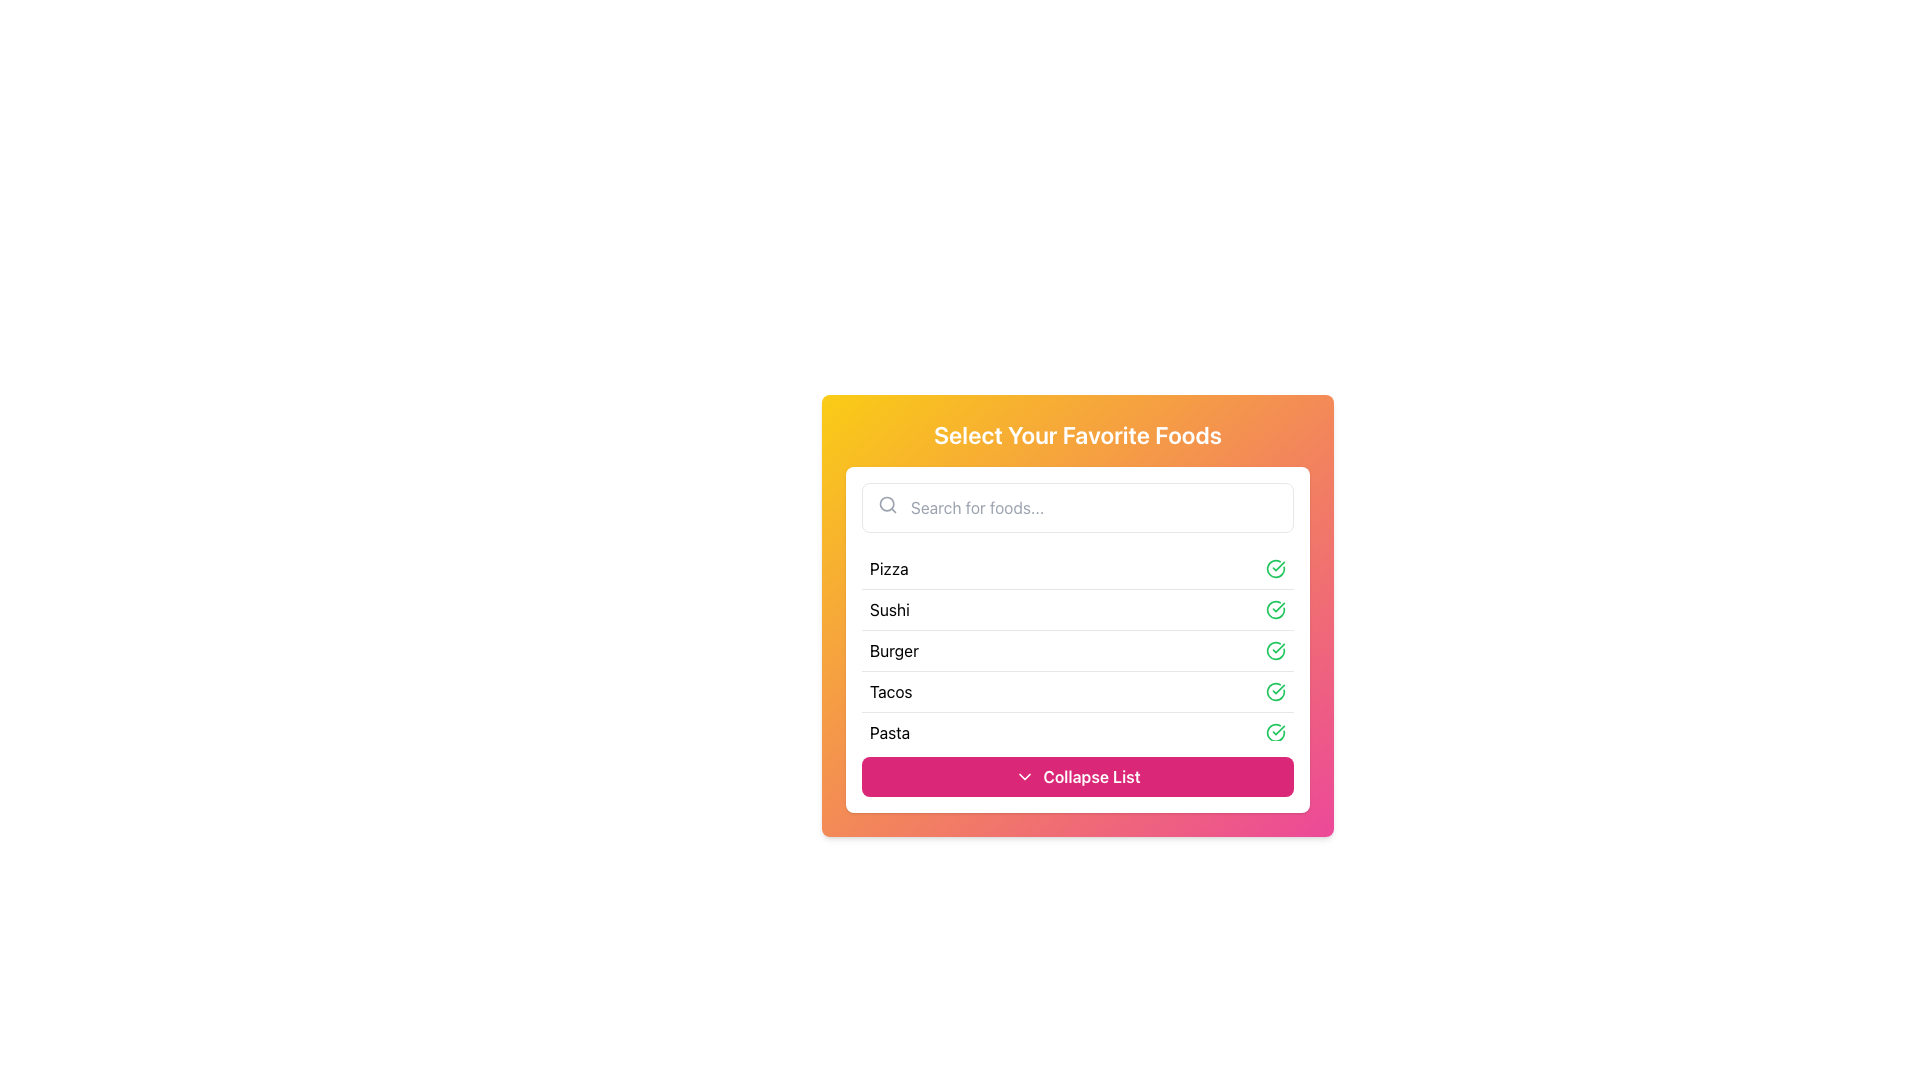 Image resolution: width=1920 pixels, height=1080 pixels. I want to click on the circular icon with a green border and checkmark in the 'Pizza' row of the list, indicating a selected state, so click(1275, 569).